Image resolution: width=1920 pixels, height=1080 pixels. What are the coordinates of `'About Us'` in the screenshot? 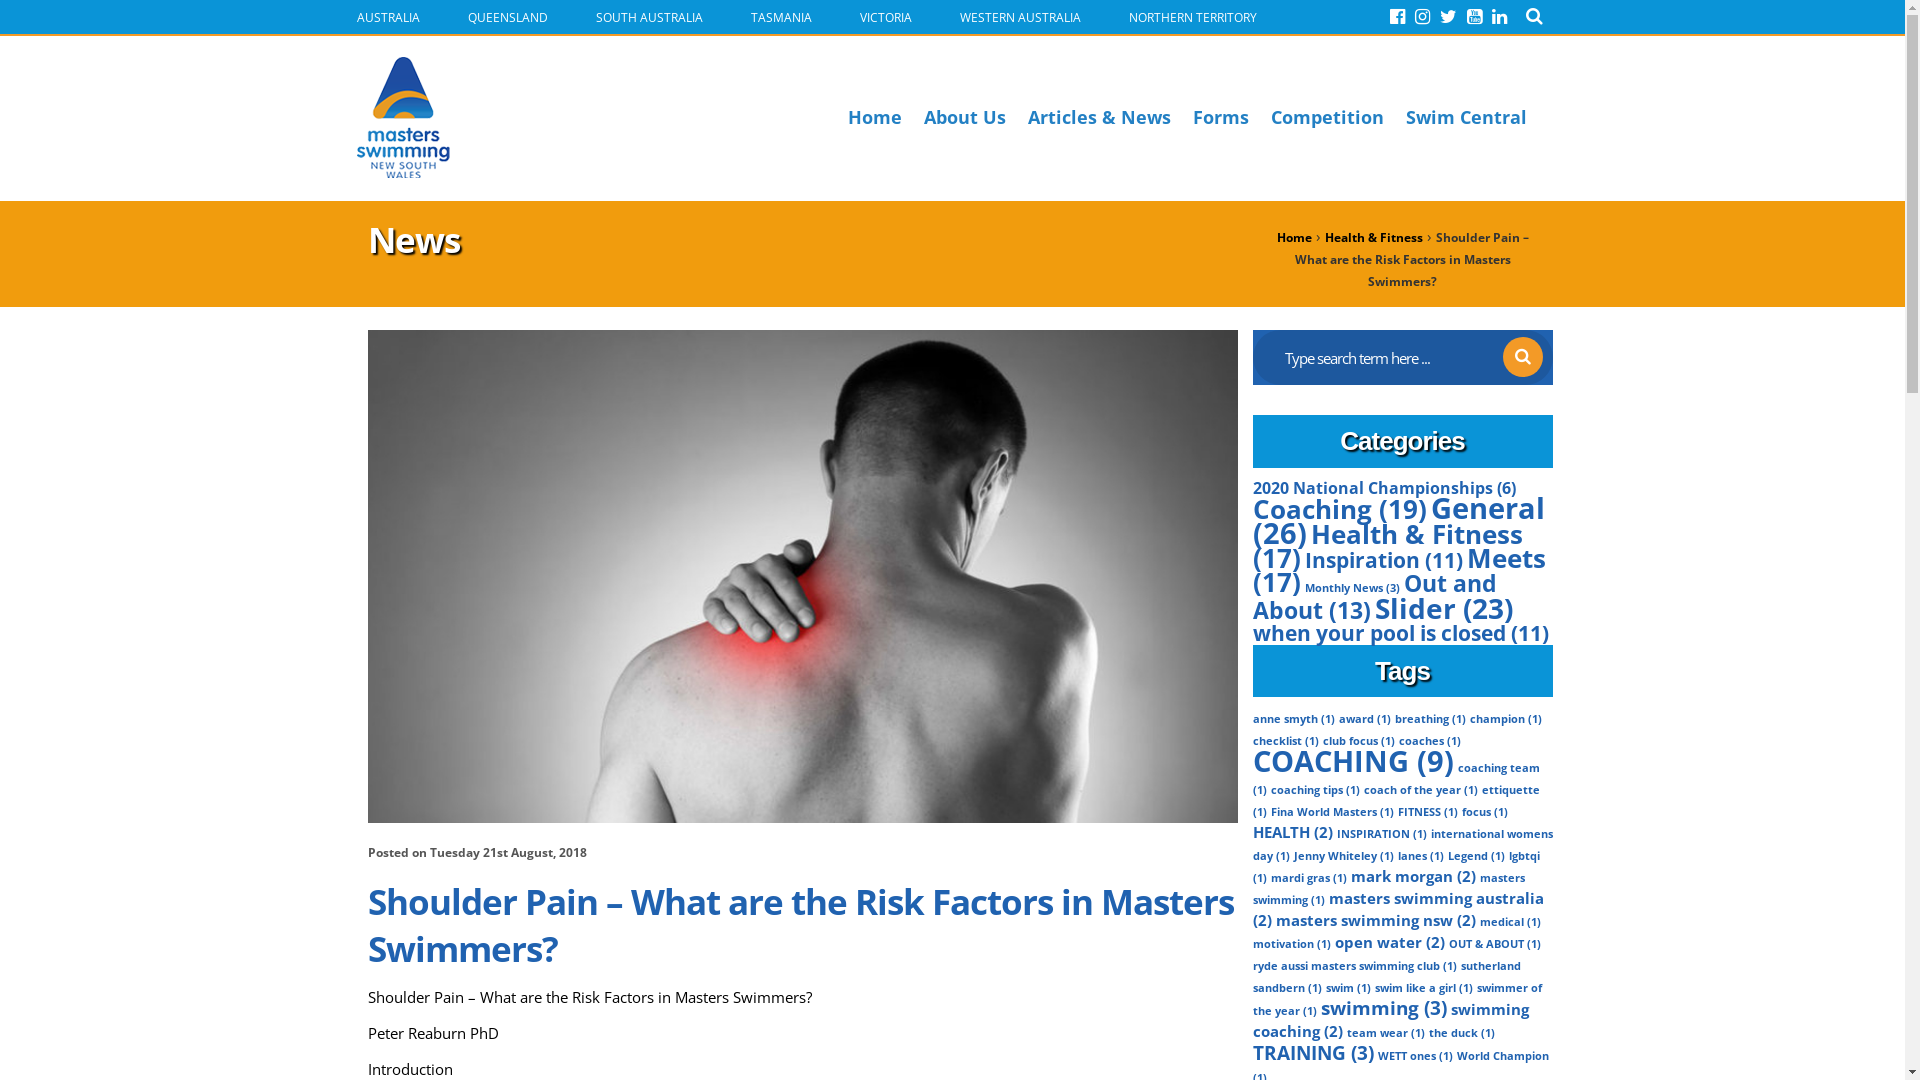 It's located at (964, 116).